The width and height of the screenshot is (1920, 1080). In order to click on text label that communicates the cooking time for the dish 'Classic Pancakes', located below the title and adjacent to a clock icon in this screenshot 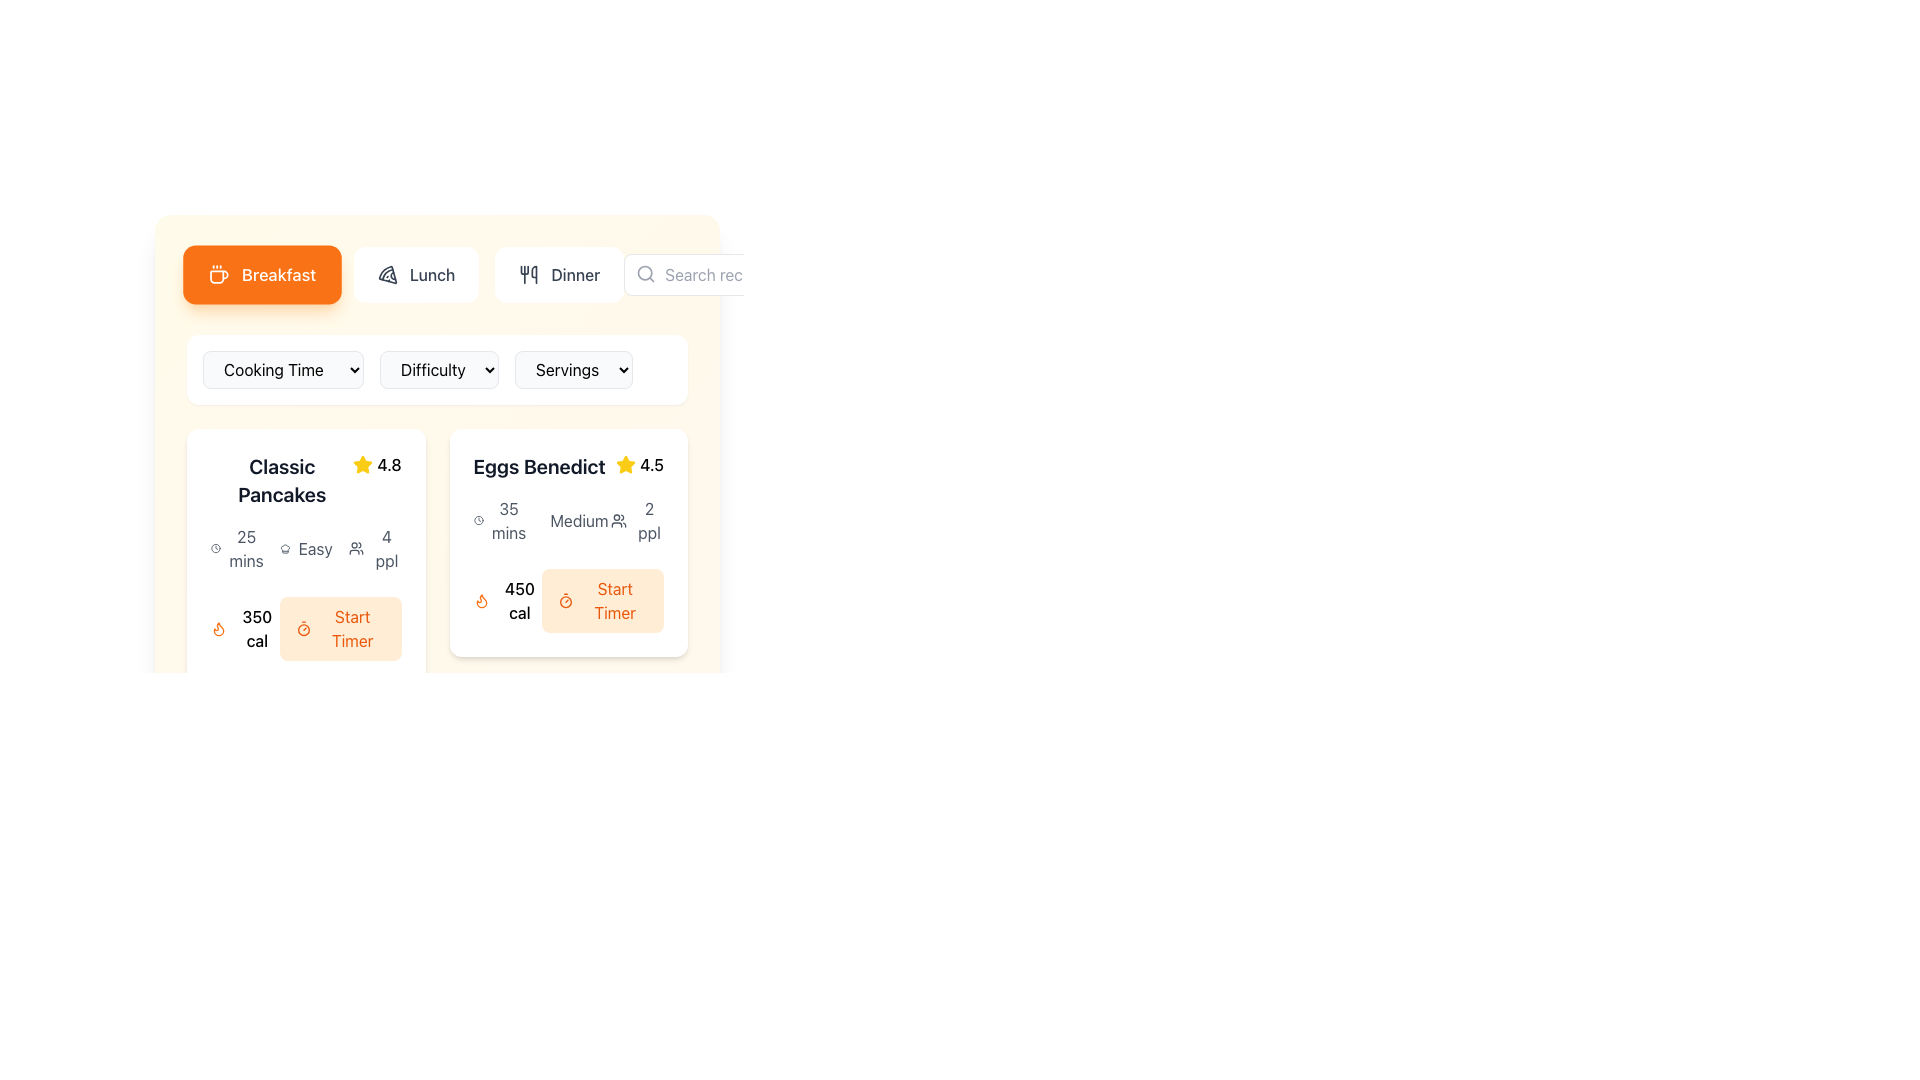, I will do `click(245, 548)`.